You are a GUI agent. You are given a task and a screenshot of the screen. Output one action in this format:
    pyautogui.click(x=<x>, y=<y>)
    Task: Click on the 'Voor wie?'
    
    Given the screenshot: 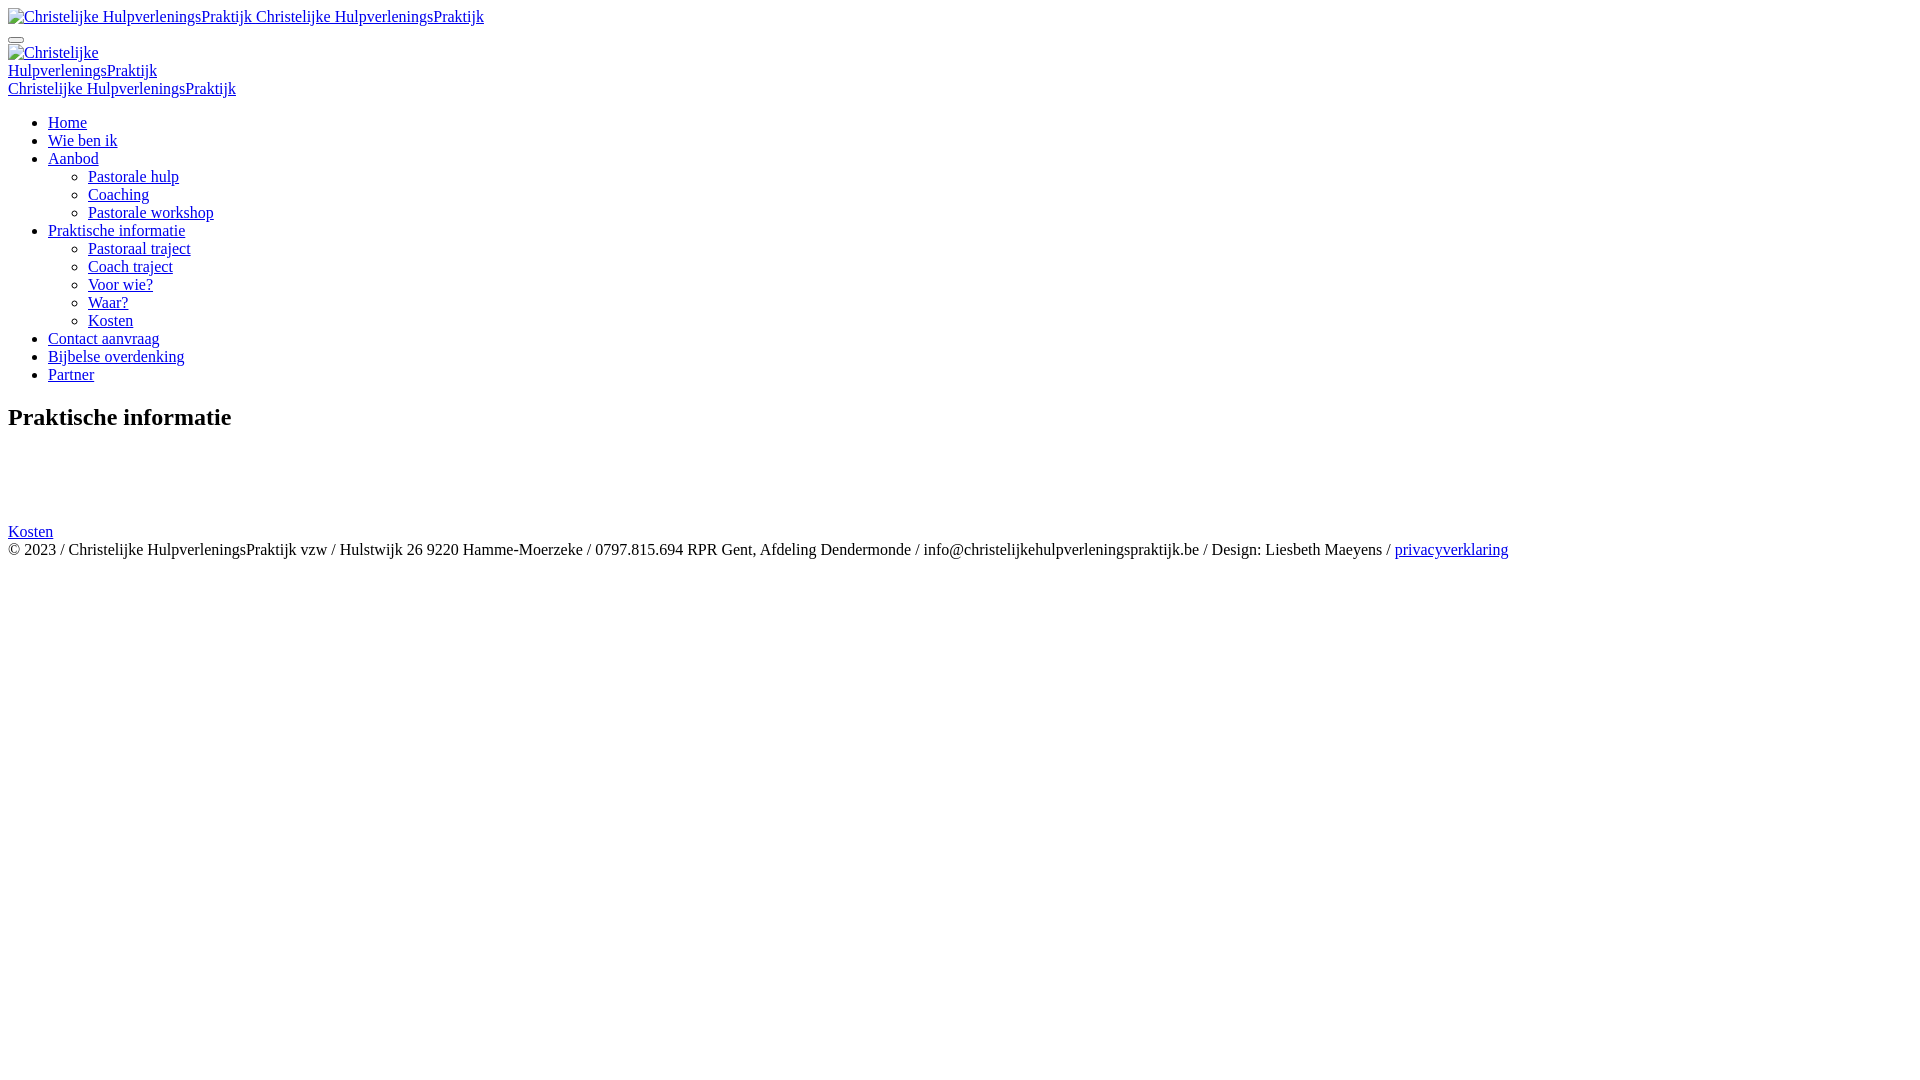 What is the action you would take?
    pyautogui.click(x=119, y=284)
    